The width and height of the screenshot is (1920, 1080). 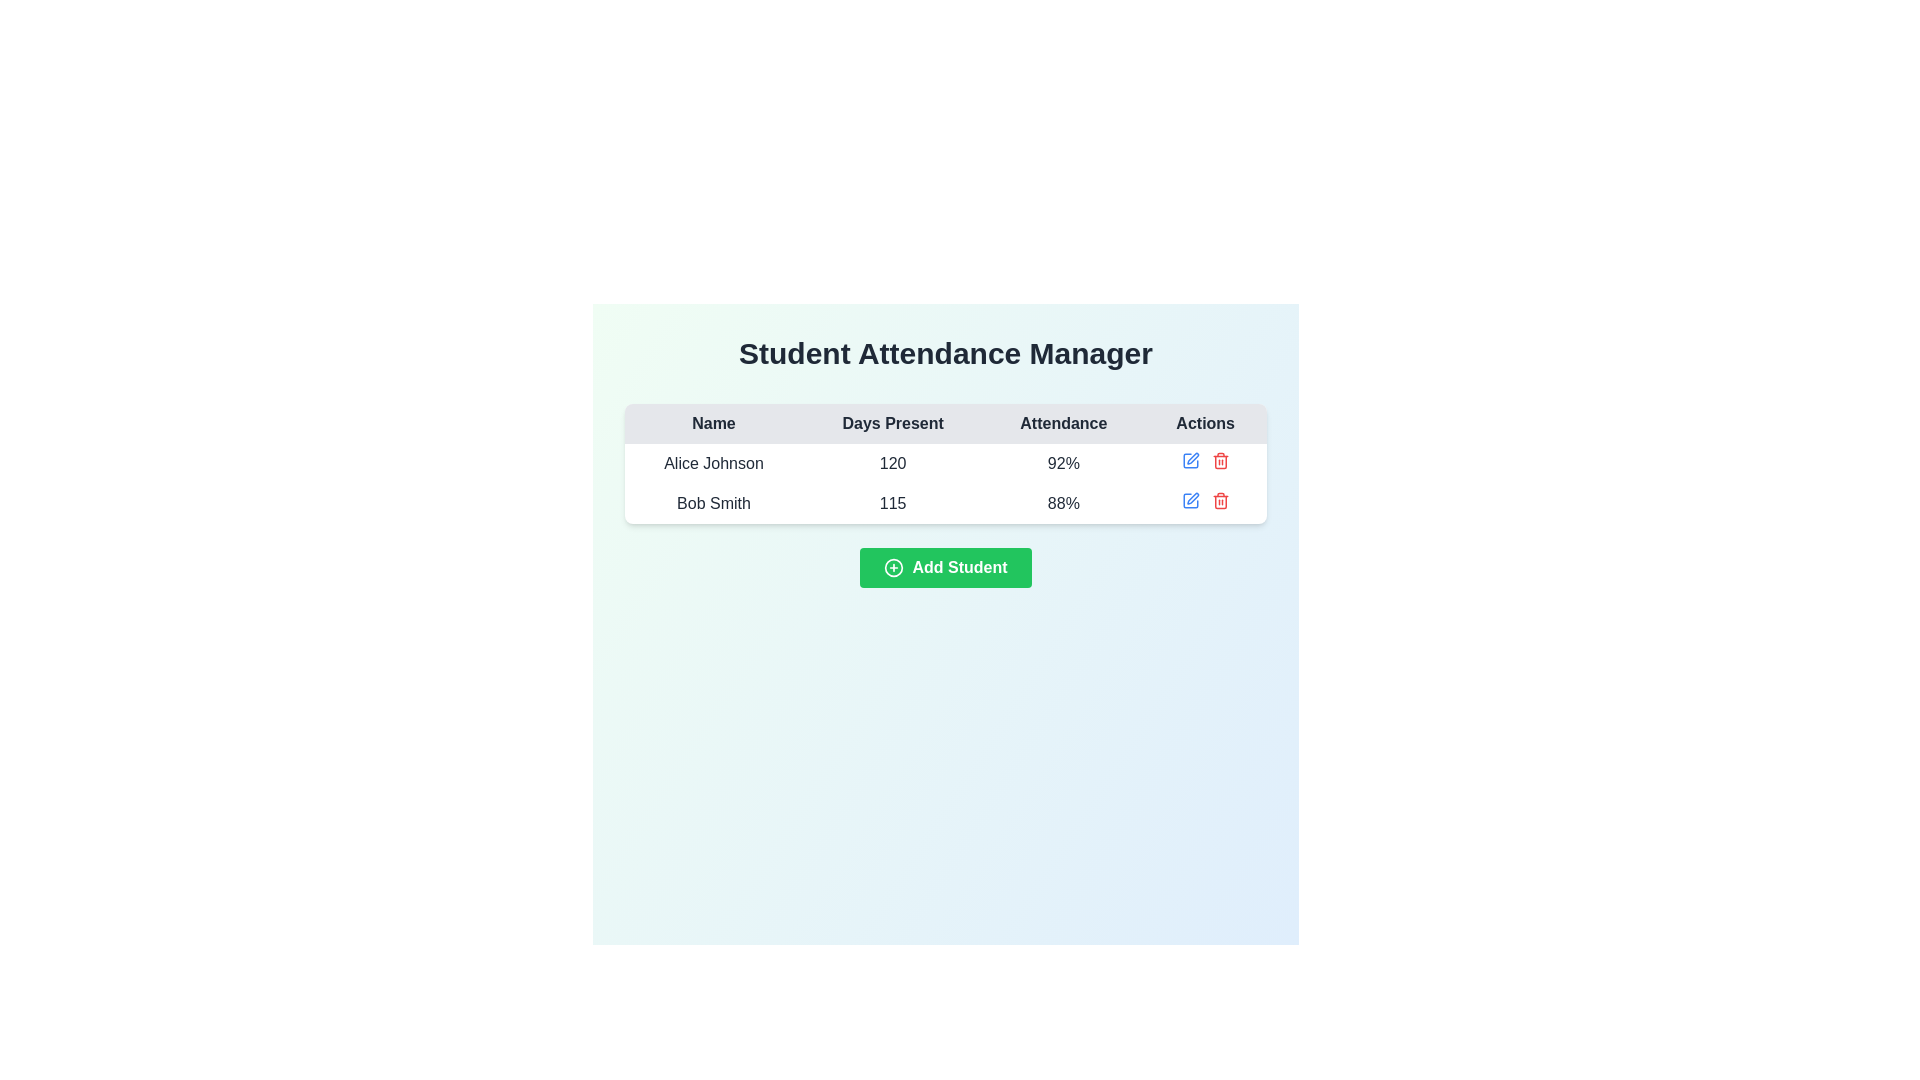 What do you see at coordinates (1219, 500) in the screenshot?
I see `the red trash bin icon button located at the far right in the 'Actions' column of the table's second row for keyboard interaction` at bounding box center [1219, 500].